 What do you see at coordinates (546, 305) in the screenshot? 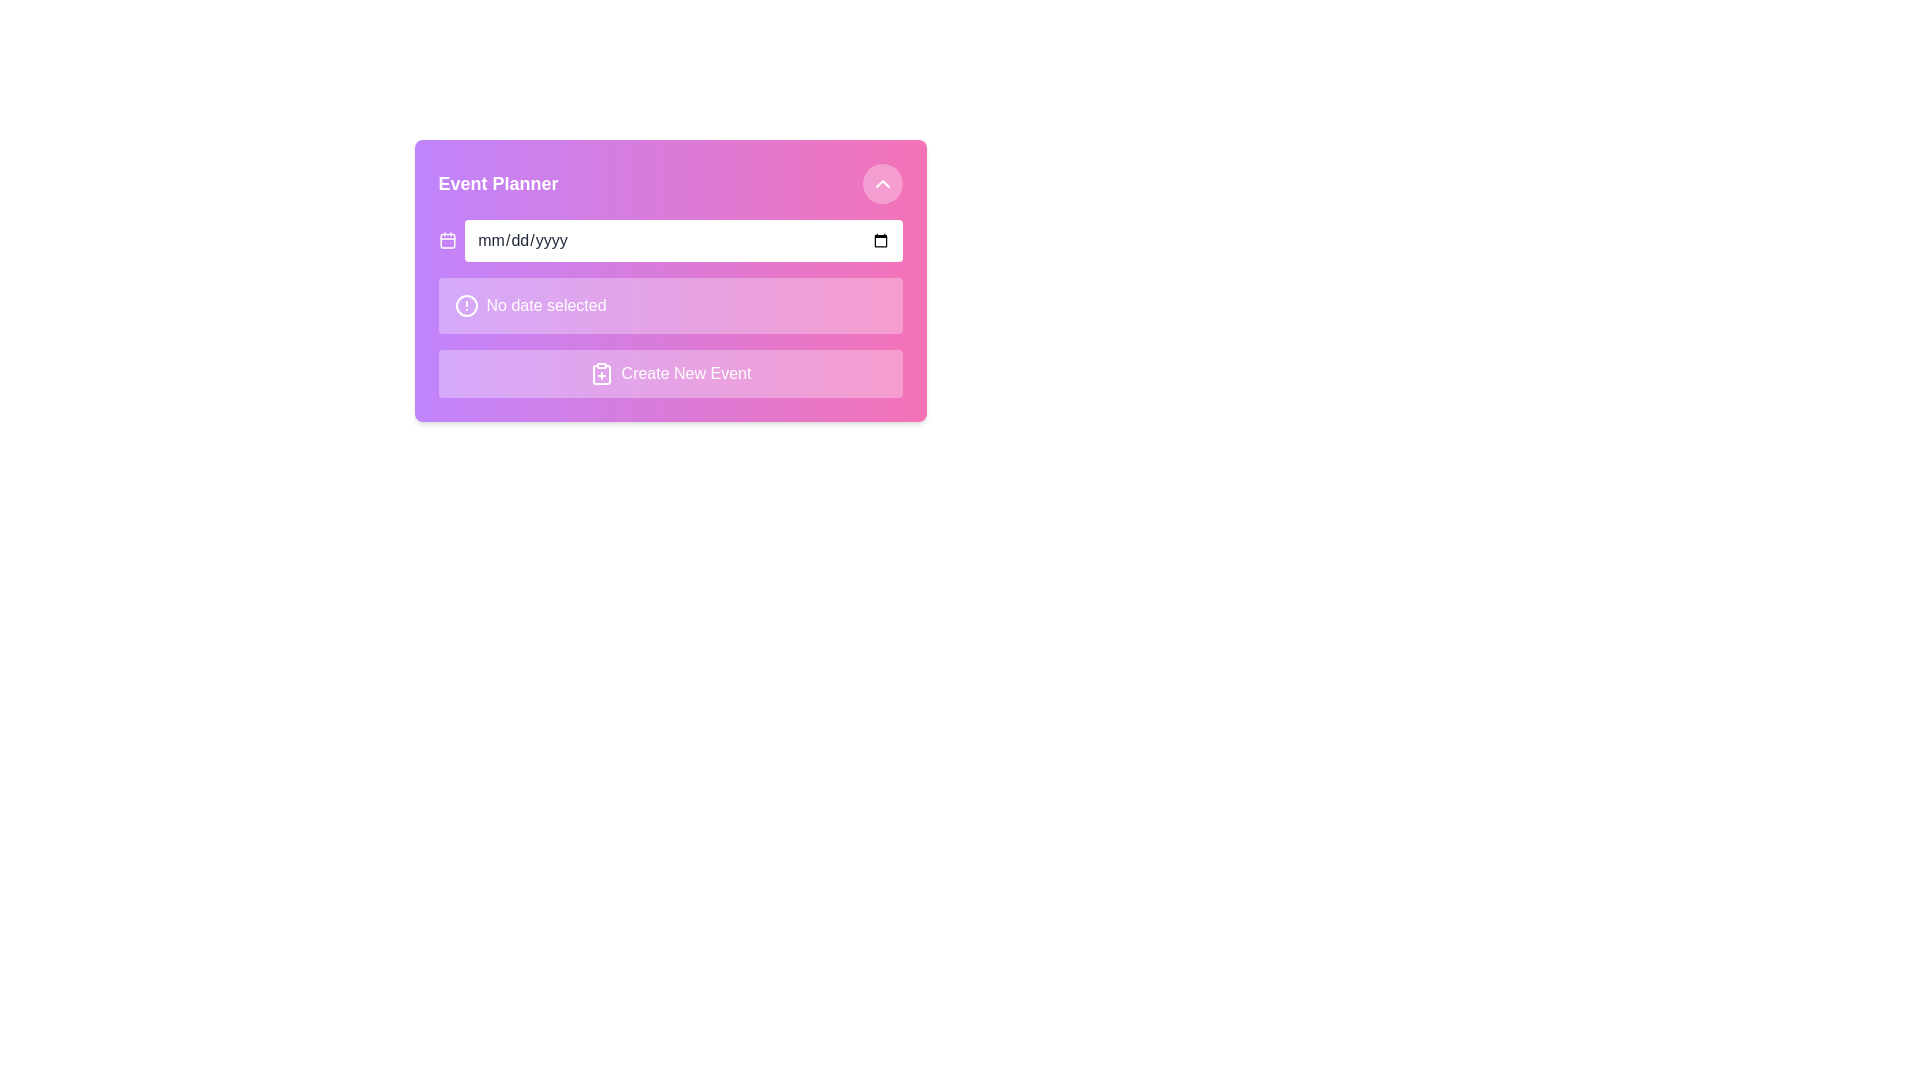
I see `the text label that displays 'No date selected', which is prominently bold and centered within a slightly transparent white rounded background` at bounding box center [546, 305].